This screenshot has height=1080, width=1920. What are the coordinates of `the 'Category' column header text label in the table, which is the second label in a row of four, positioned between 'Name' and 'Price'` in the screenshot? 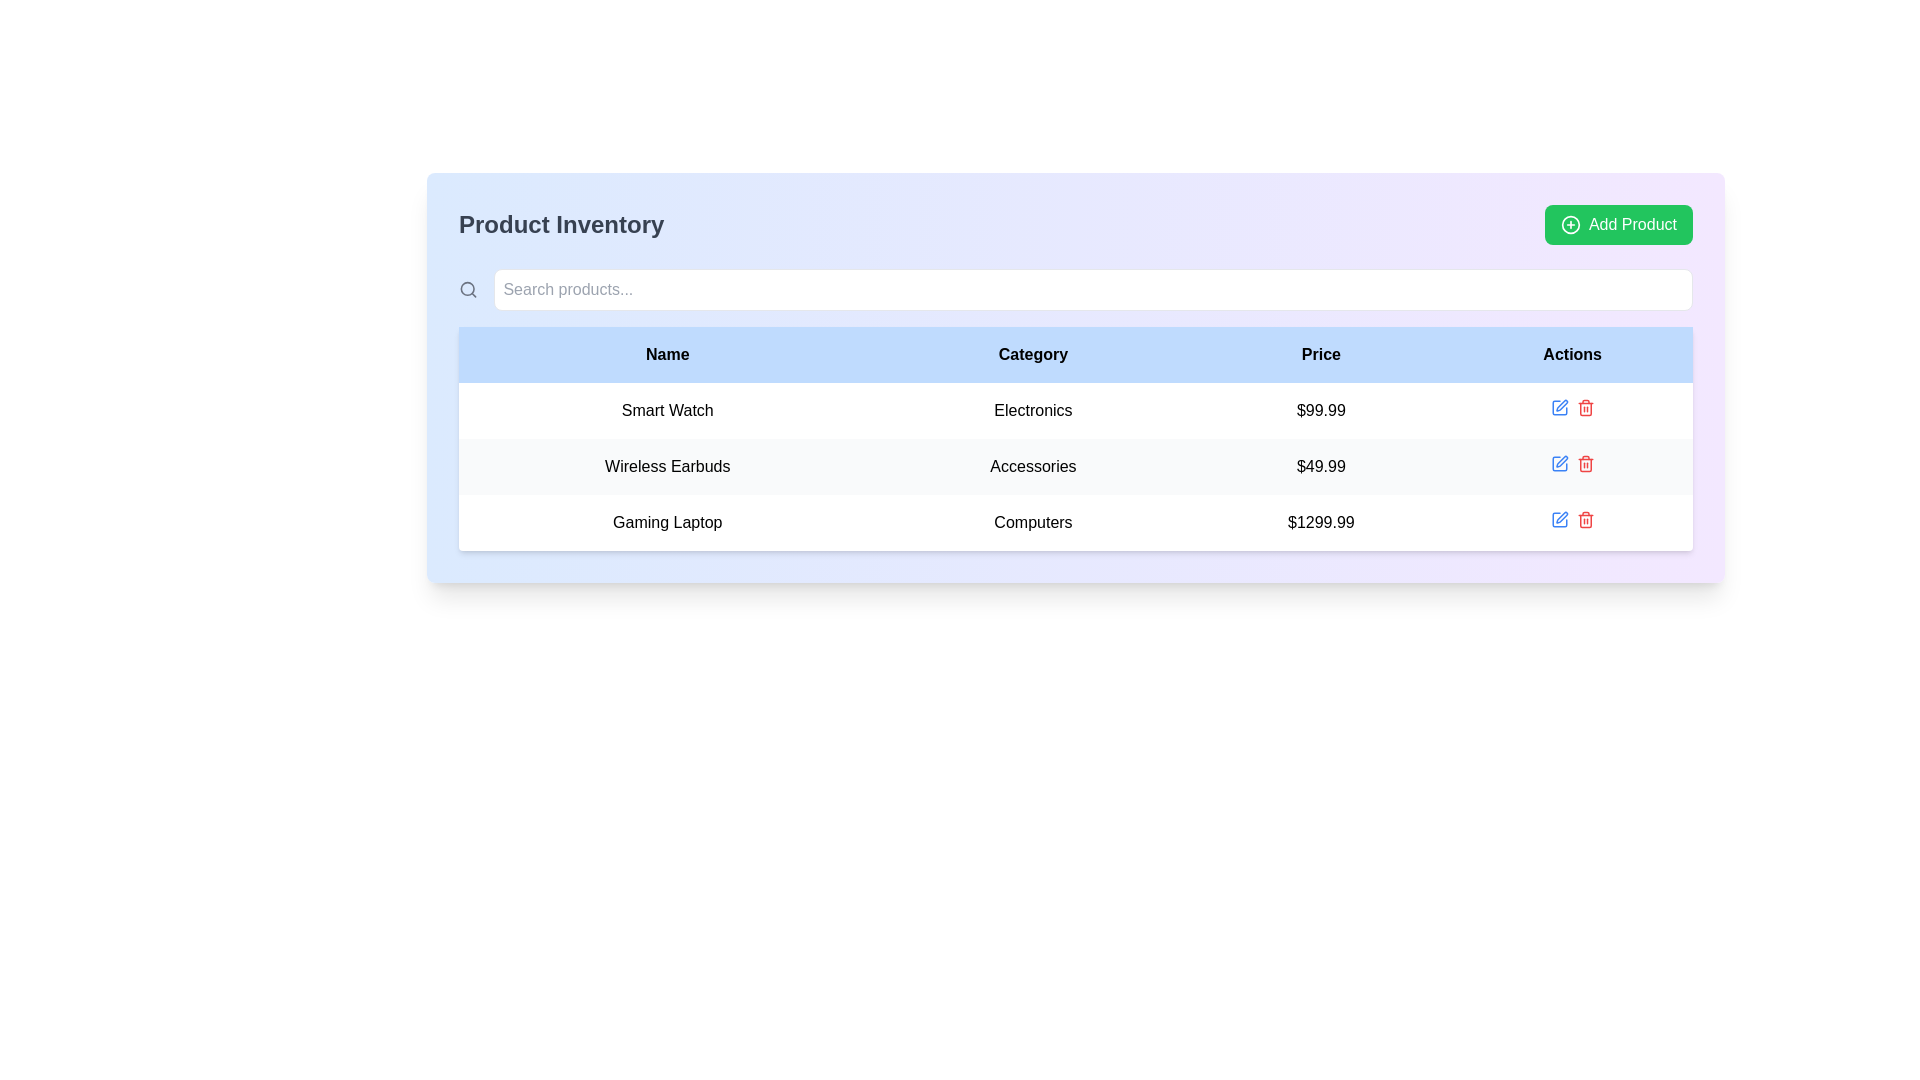 It's located at (1033, 353).